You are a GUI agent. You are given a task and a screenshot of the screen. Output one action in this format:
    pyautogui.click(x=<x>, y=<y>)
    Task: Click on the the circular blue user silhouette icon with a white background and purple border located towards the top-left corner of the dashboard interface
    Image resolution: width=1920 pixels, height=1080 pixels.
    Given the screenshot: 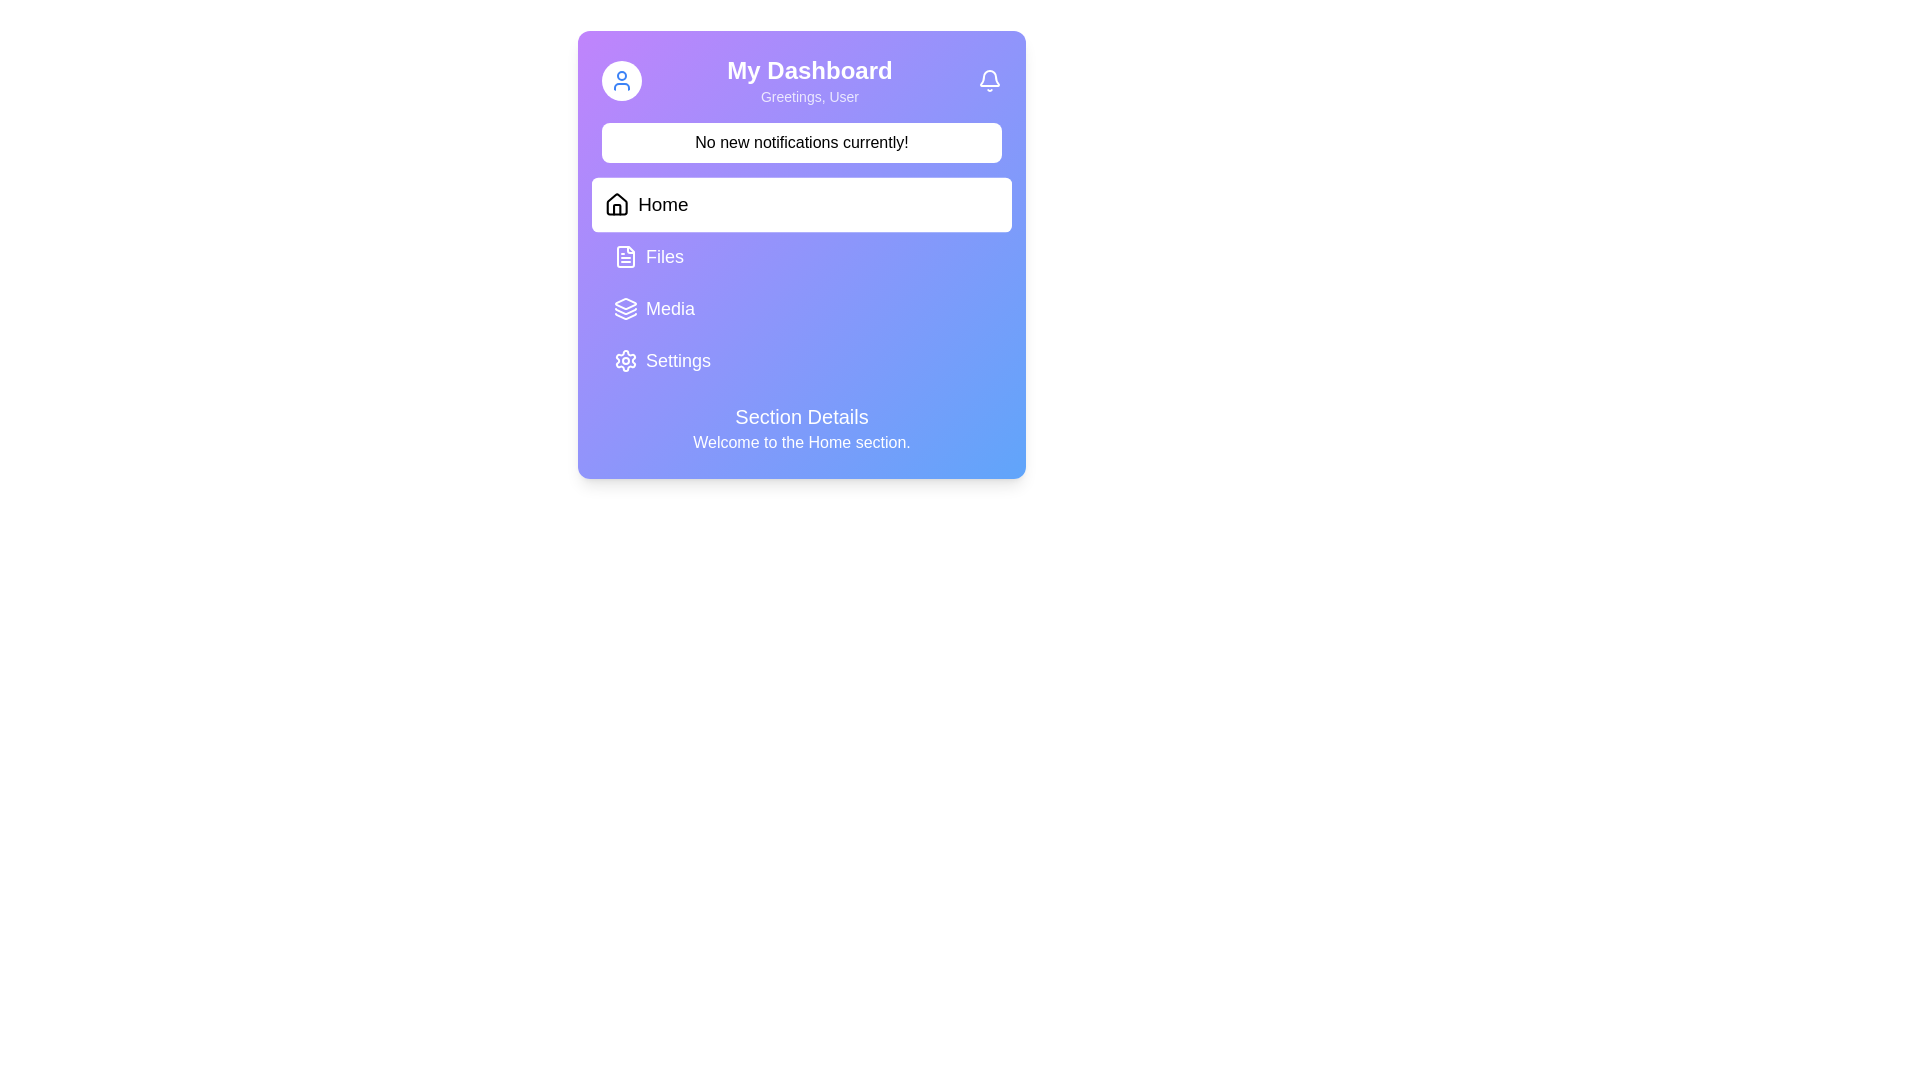 What is the action you would take?
    pyautogui.click(x=621, y=80)
    